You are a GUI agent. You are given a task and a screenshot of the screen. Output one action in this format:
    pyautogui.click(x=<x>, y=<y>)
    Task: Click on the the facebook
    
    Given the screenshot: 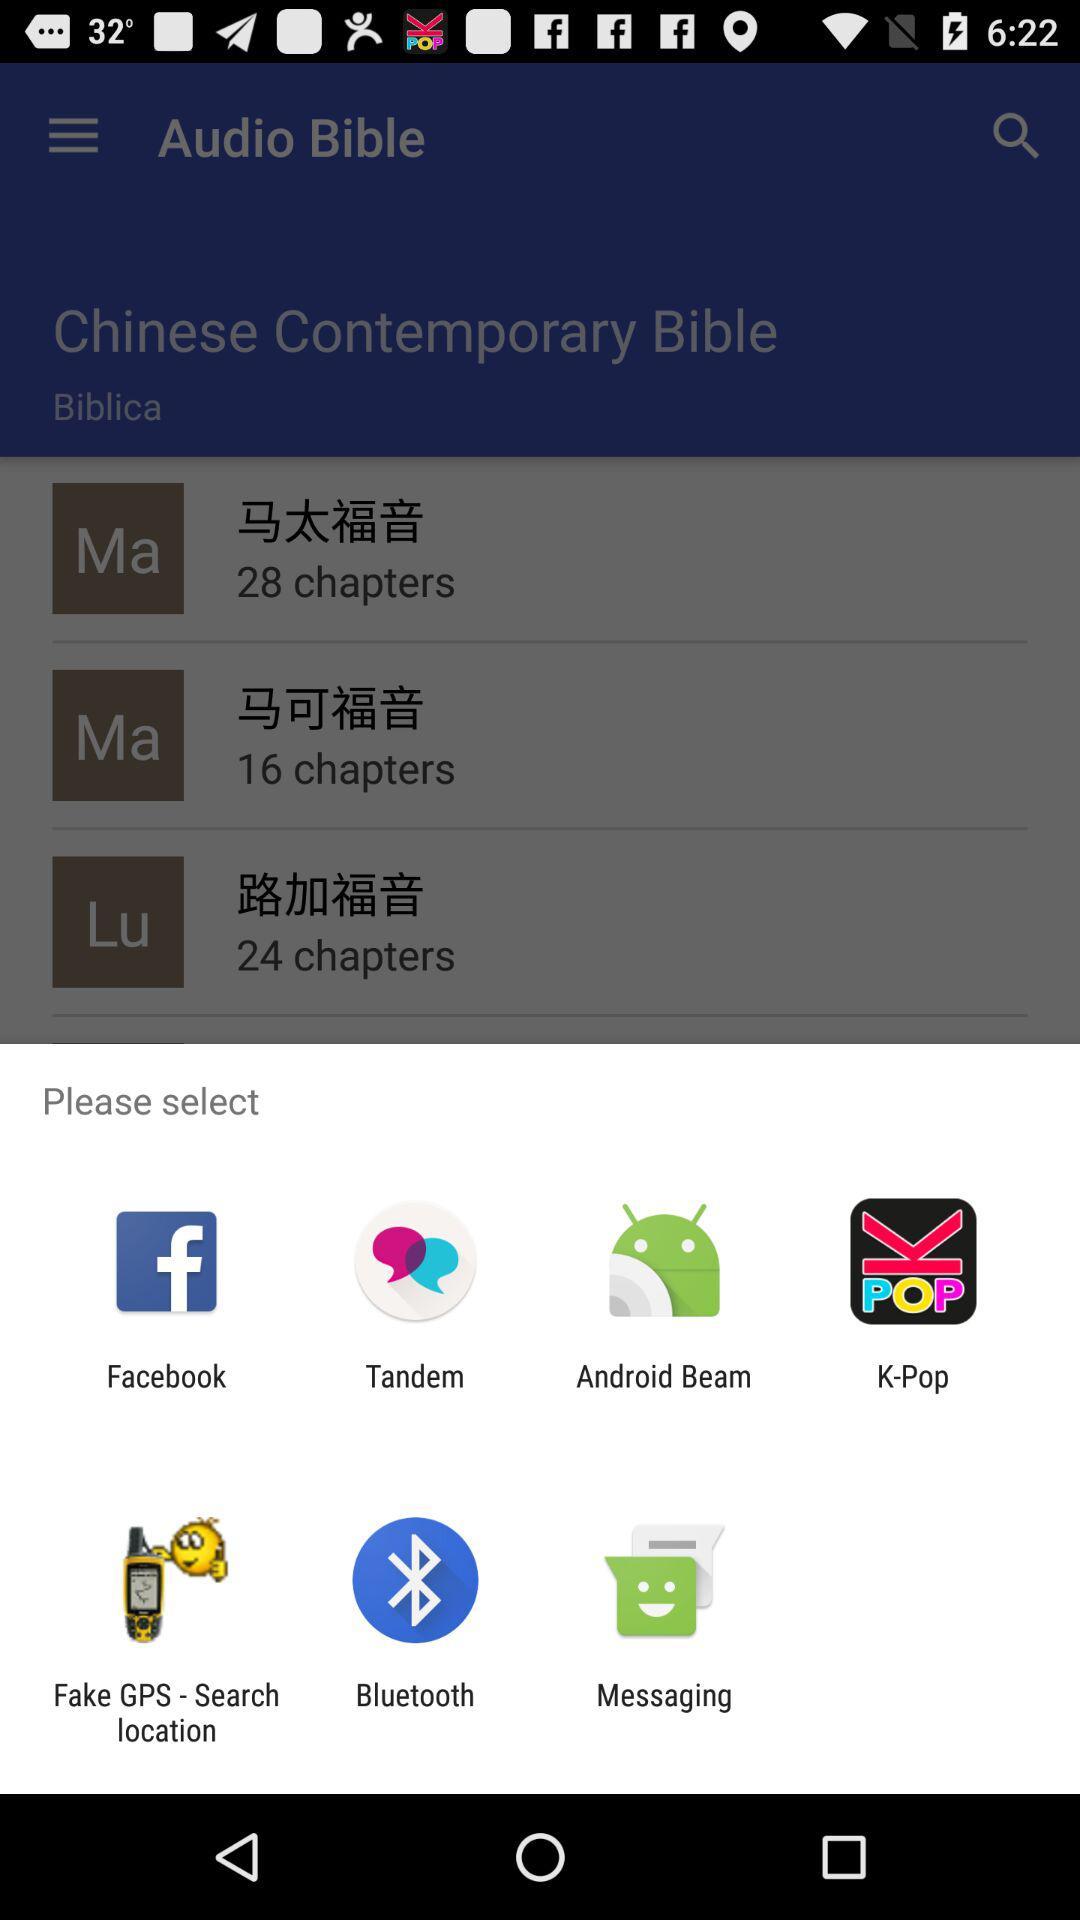 What is the action you would take?
    pyautogui.click(x=165, y=1392)
    